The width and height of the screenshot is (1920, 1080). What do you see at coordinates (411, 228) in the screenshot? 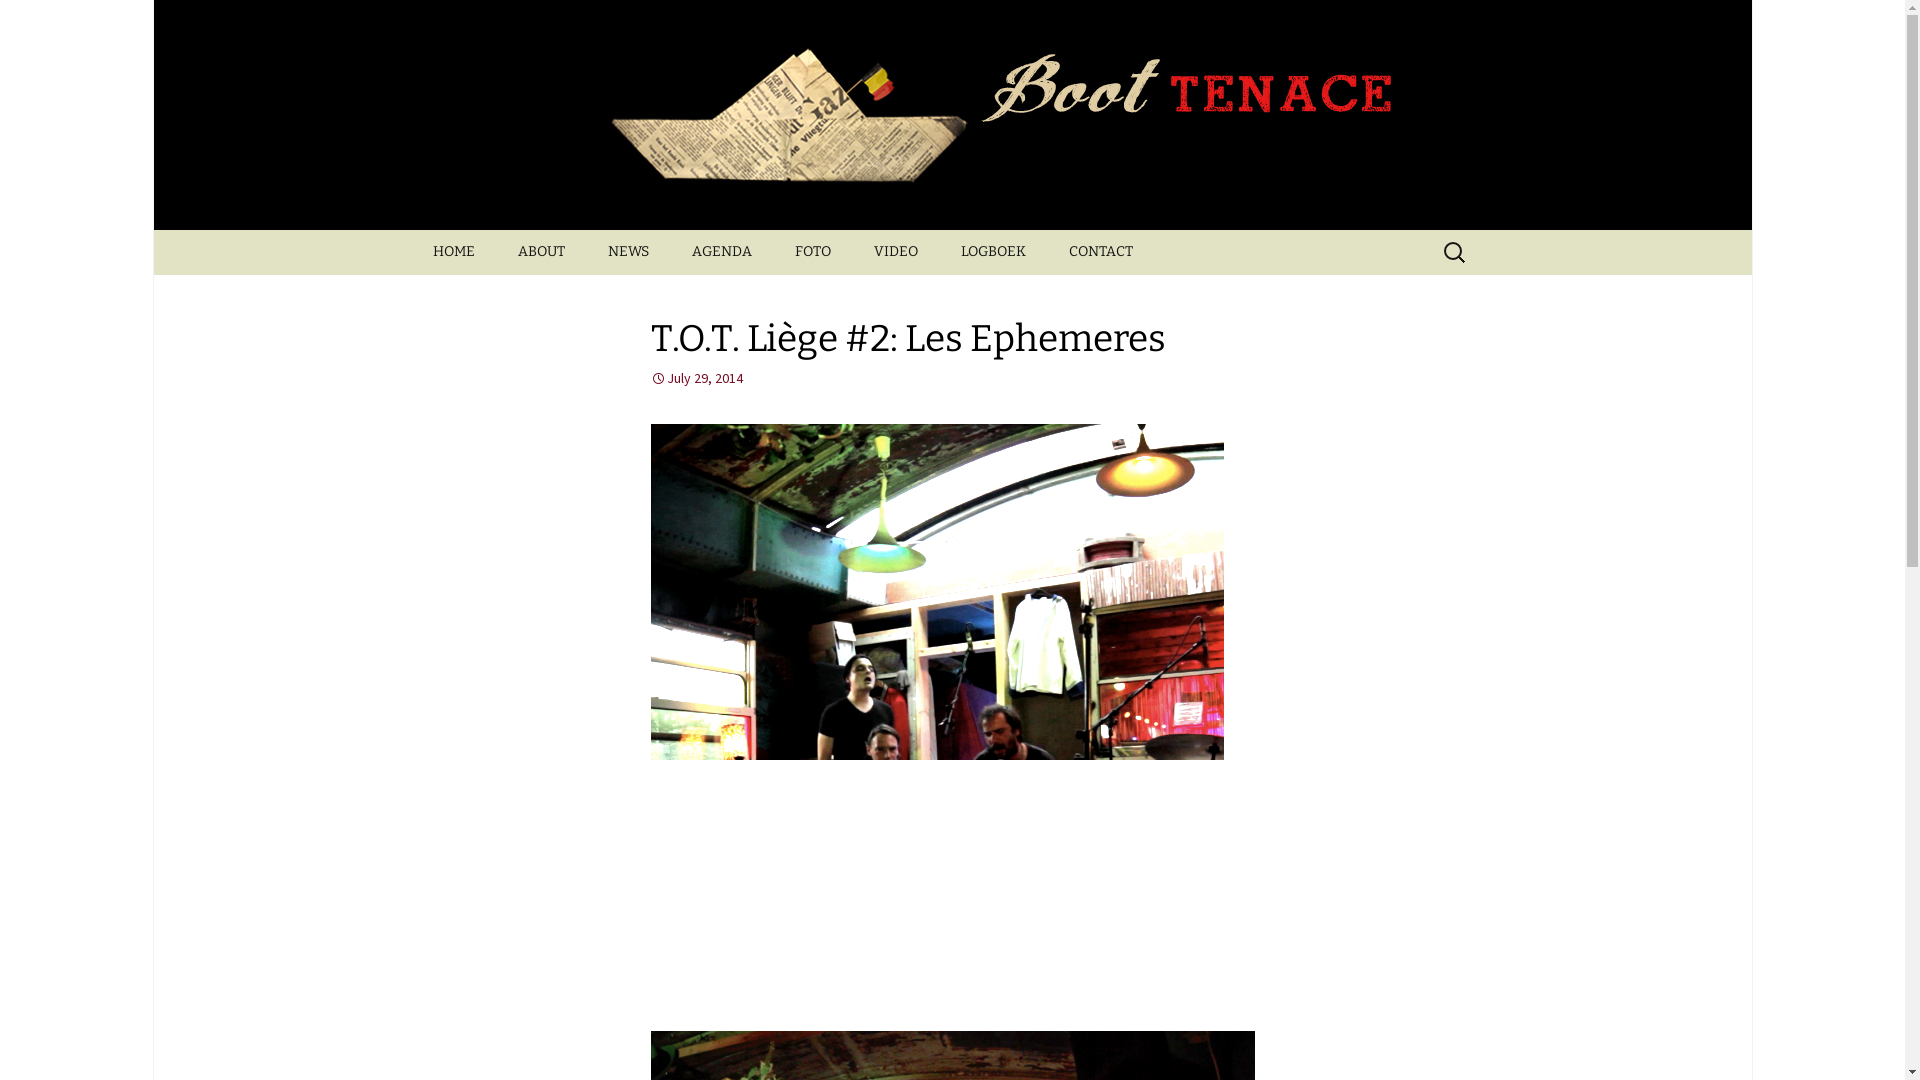
I see `'Skip to content'` at bounding box center [411, 228].